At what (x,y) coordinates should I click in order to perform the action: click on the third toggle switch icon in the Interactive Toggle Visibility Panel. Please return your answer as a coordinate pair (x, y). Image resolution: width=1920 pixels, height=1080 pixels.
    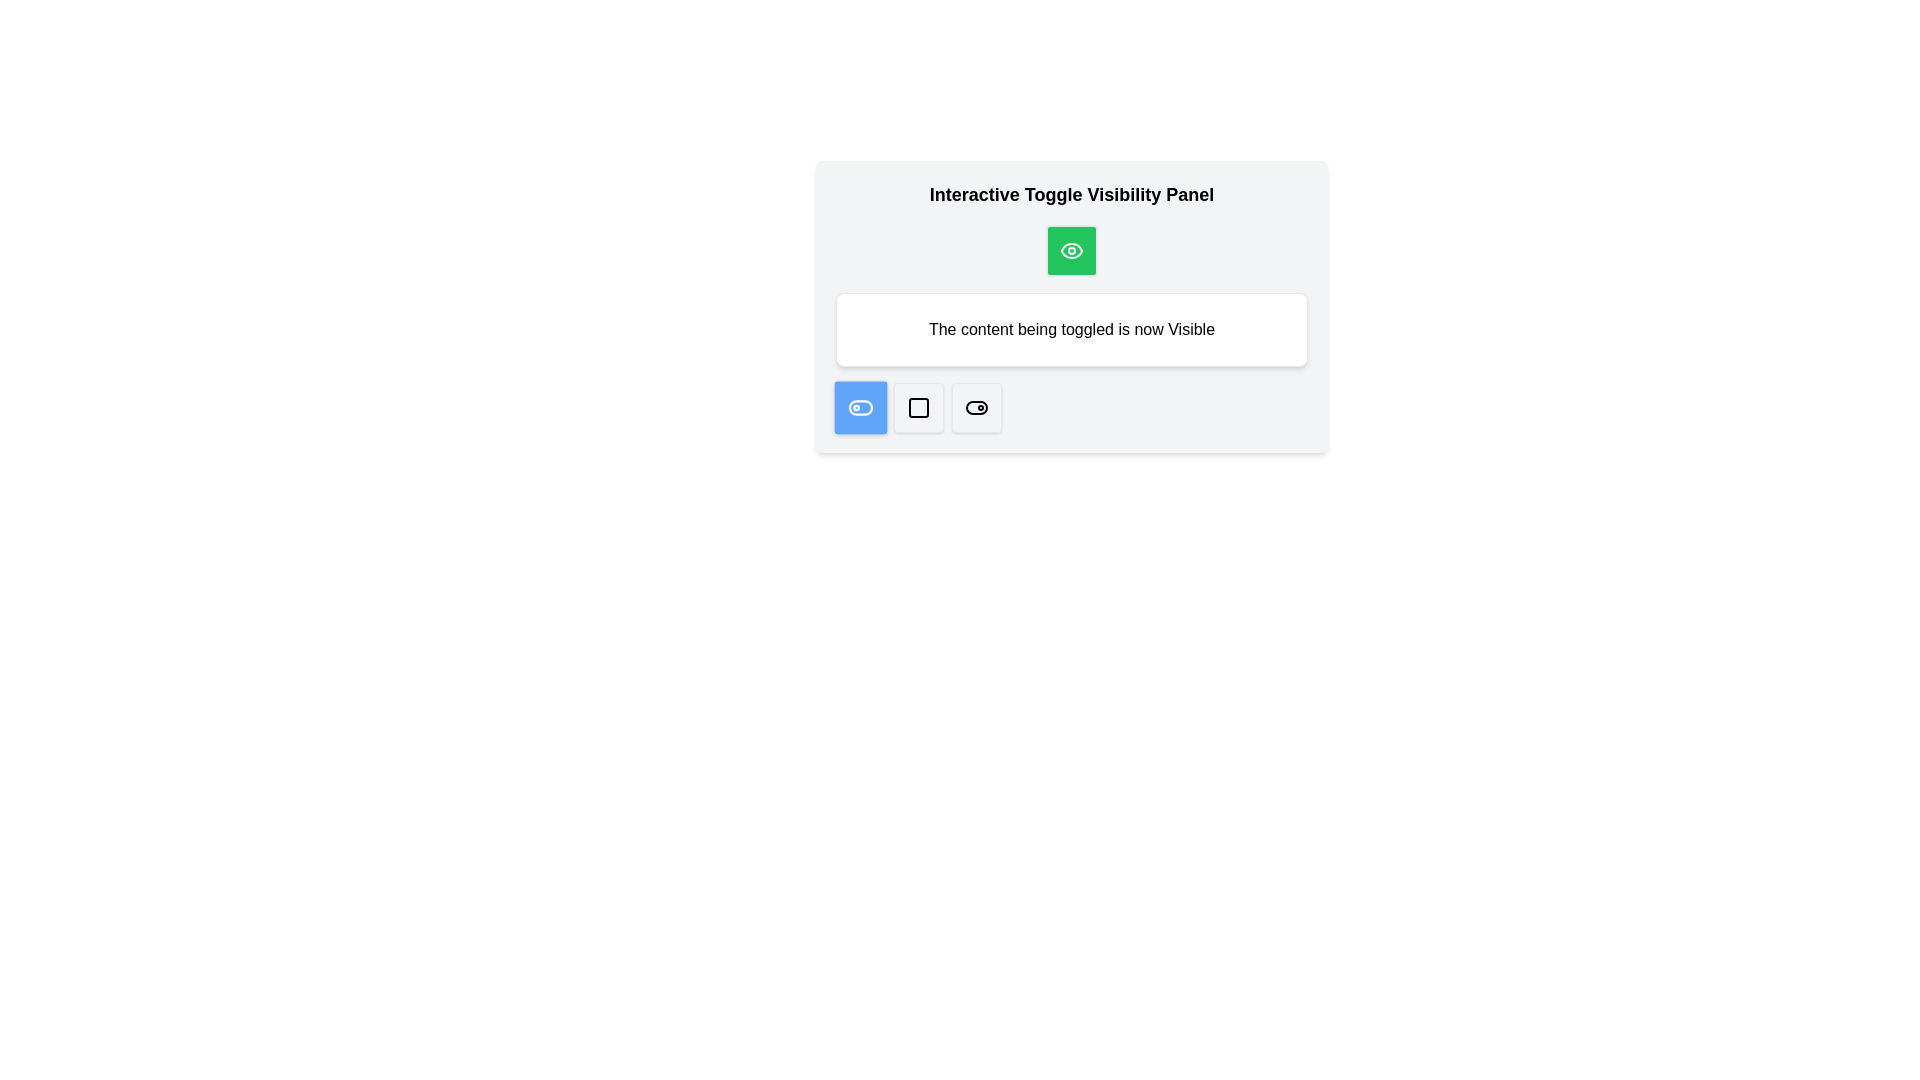
    Looking at the image, I should click on (977, 407).